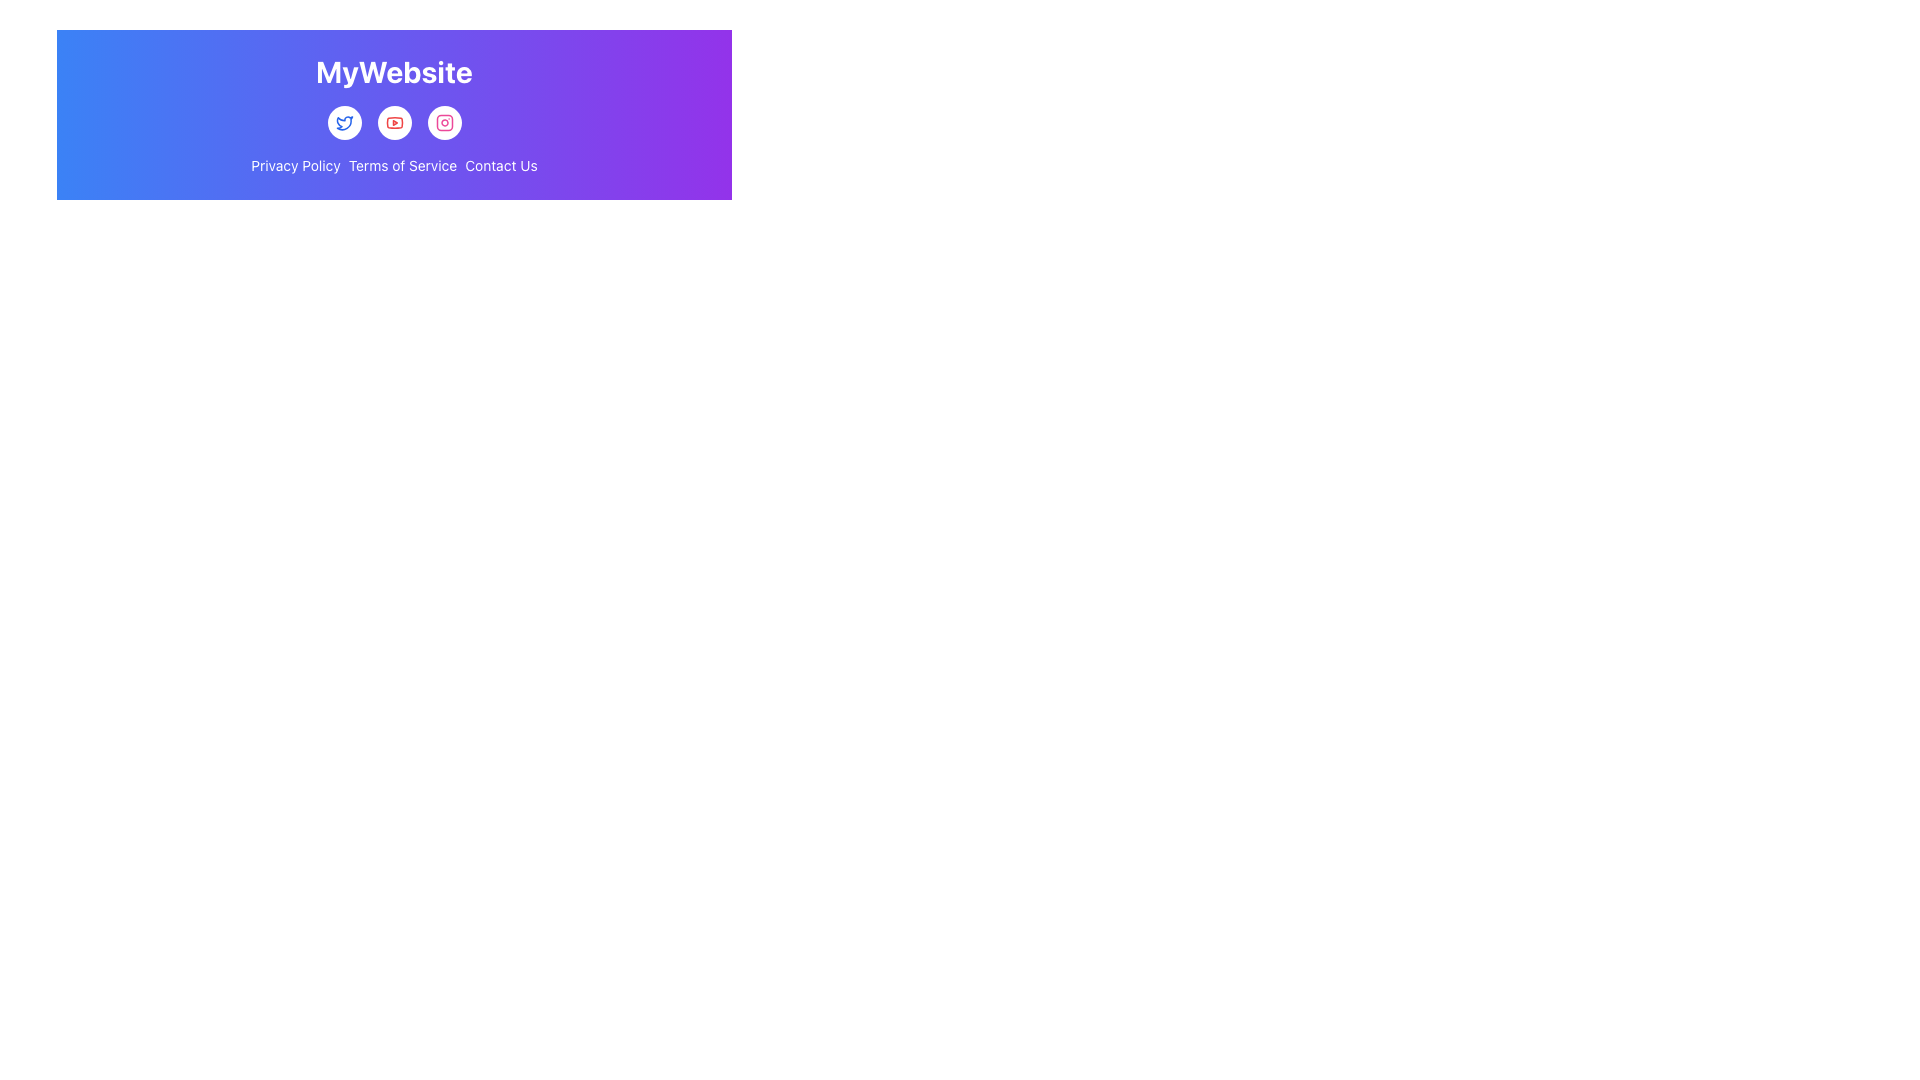 Image resolution: width=1920 pixels, height=1080 pixels. Describe the element at coordinates (394, 123) in the screenshot. I see `the YouTube logo SVG icon located in the header of the page` at that location.